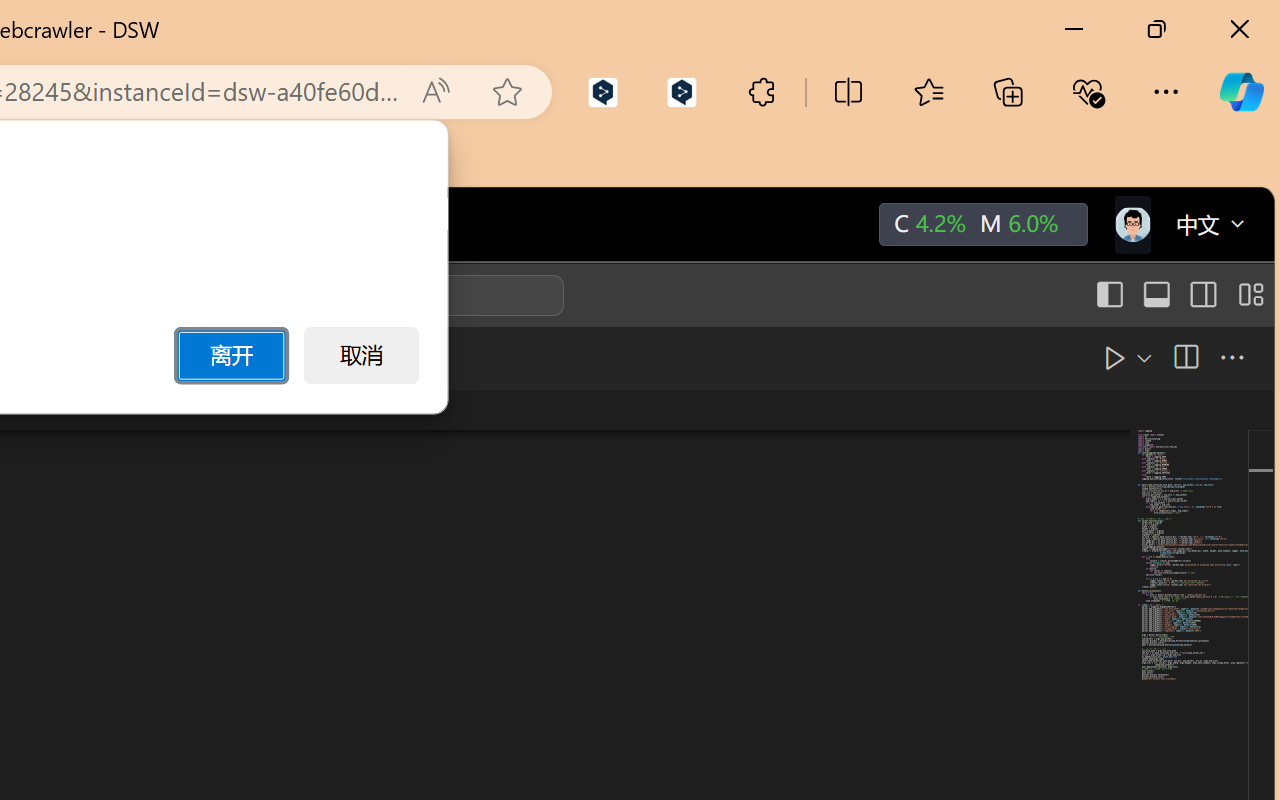  What do you see at coordinates (1247, 295) in the screenshot?
I see `'Customize Layout...'` at bounding box center [1247, 295].